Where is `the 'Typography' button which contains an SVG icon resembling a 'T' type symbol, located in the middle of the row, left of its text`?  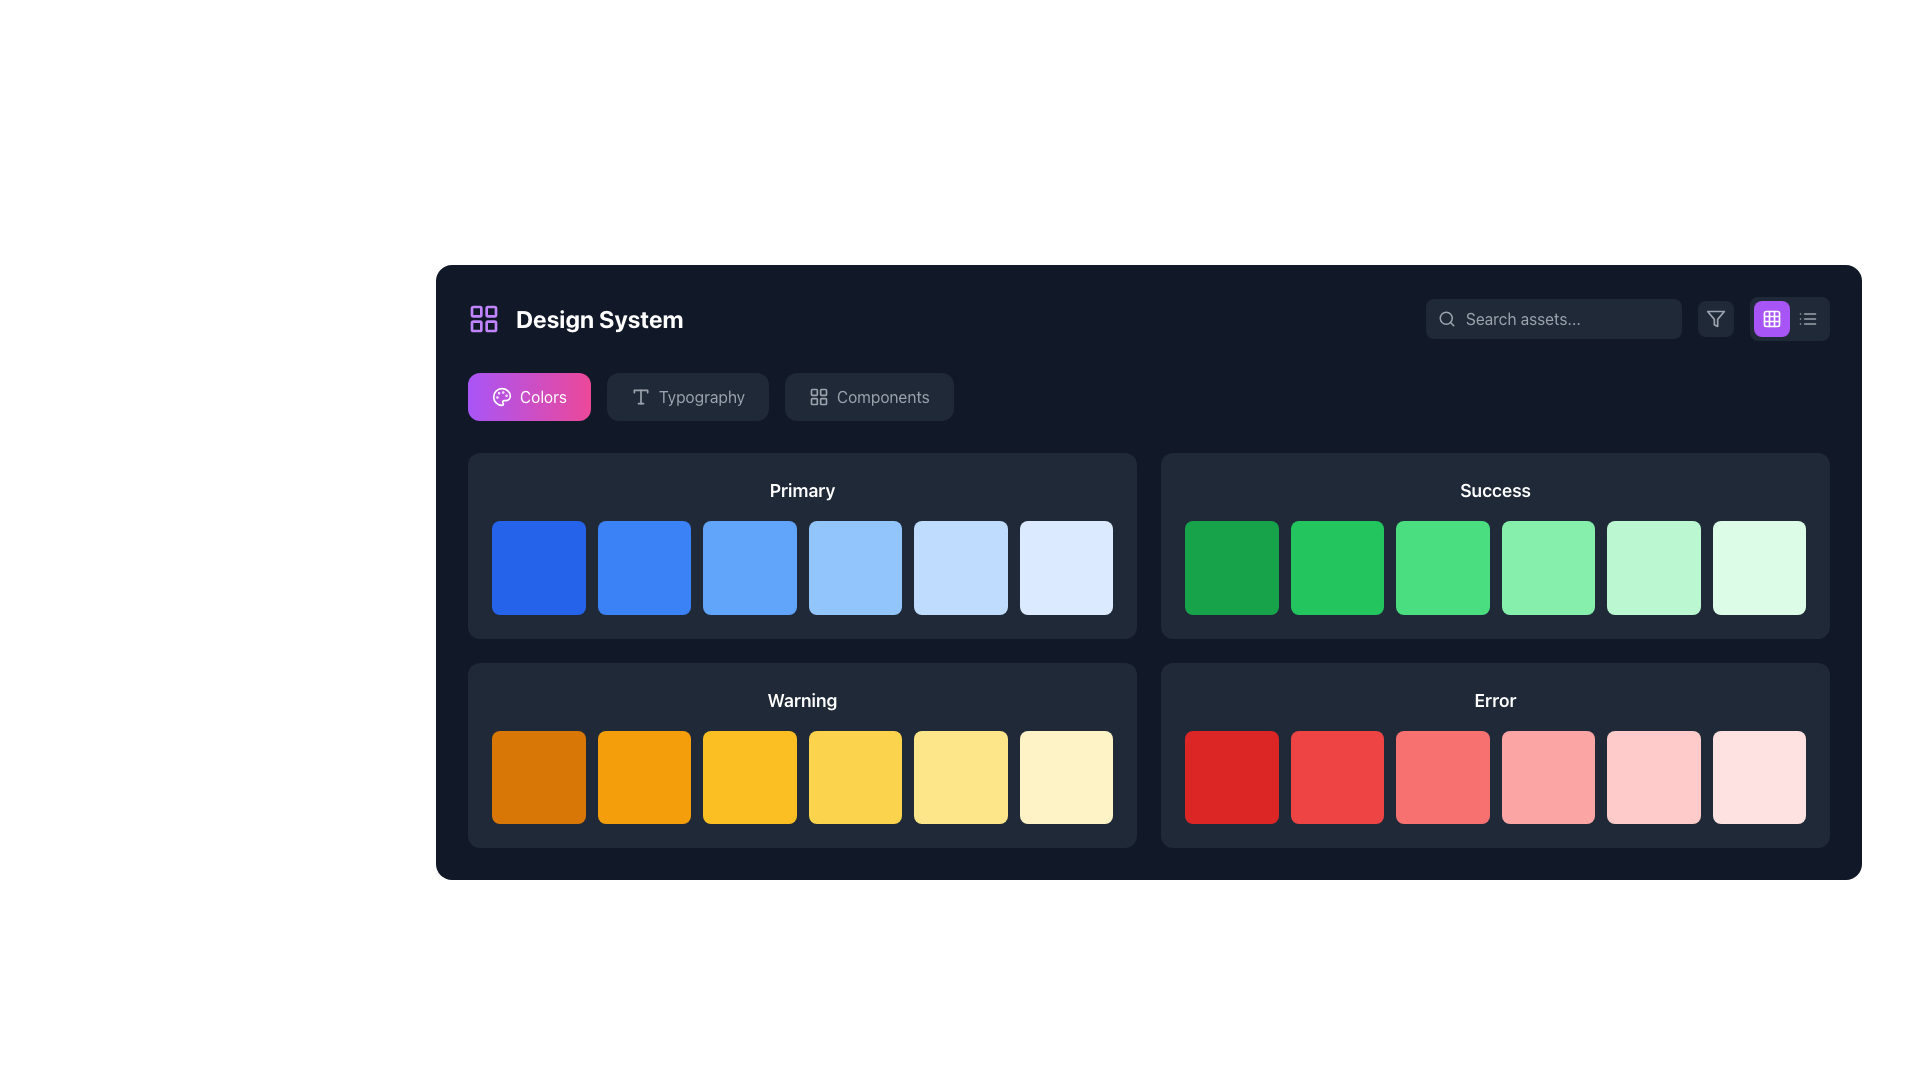
the 'Typography' button which contains an SVG icon resembling a 'T' type symbol, located in the middle of the row, left of its text is located at coordinates (640, 397).